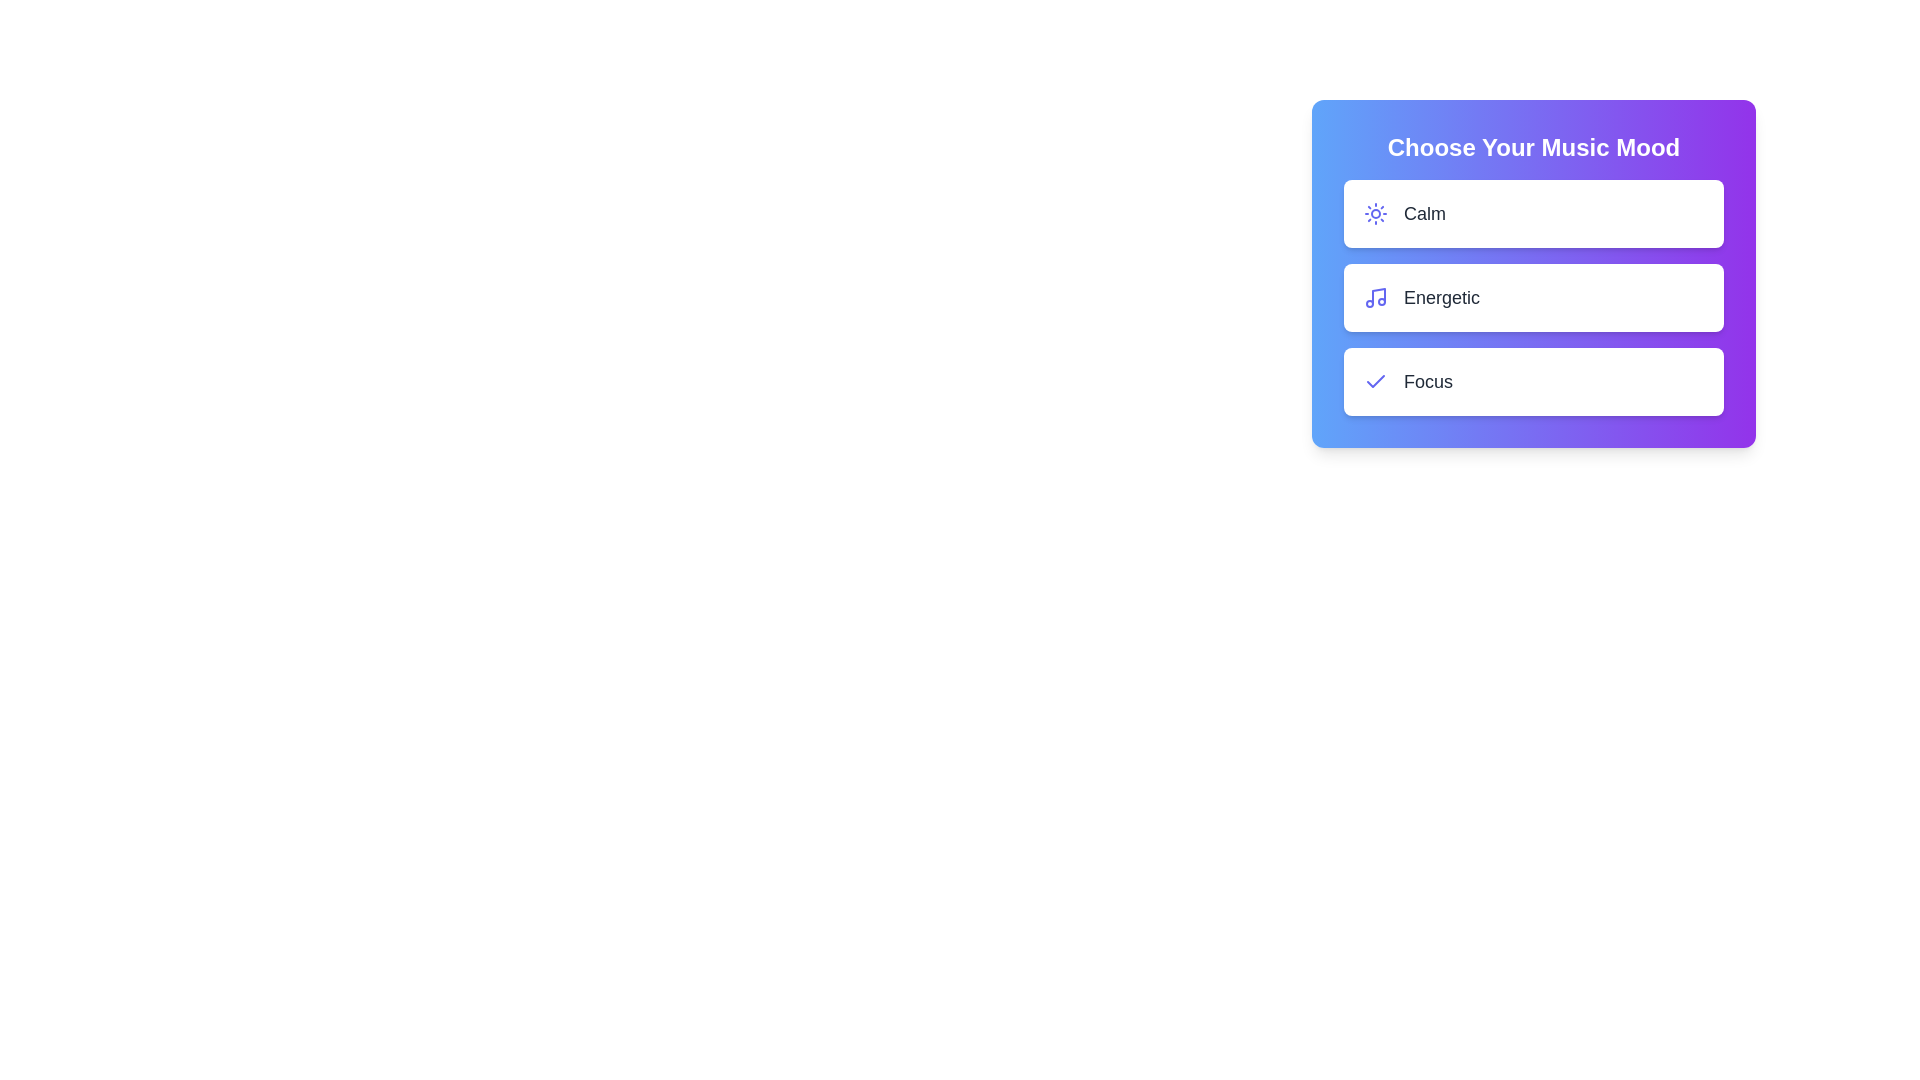  Describe the element at coordinates (1427, 381) in the screenshot. I see `the 'Focus' label, which is a medium-sized dark gray text within a vertical list of mood options in a modal` at that location.